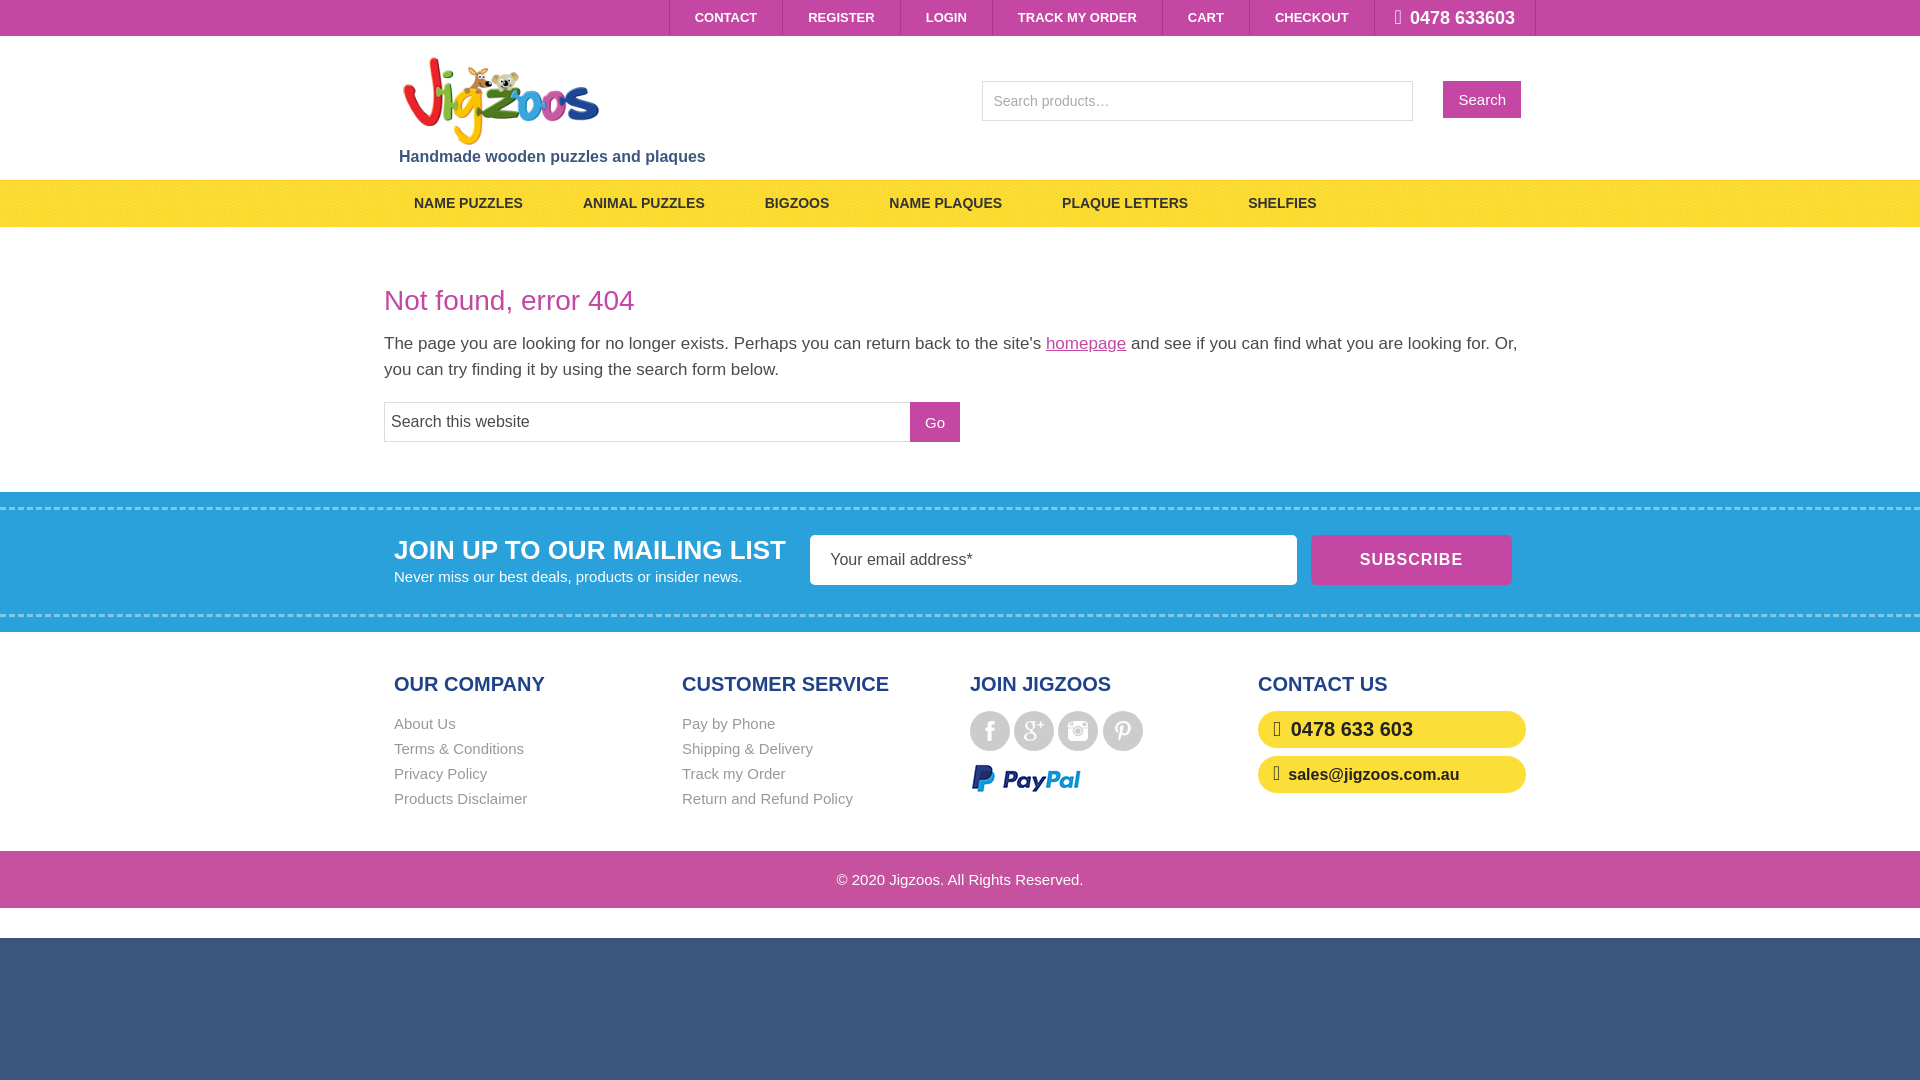 This screenshot has height=1080, width=1920. I want to click on 'NAME PUZZLES', so click(467, 203).